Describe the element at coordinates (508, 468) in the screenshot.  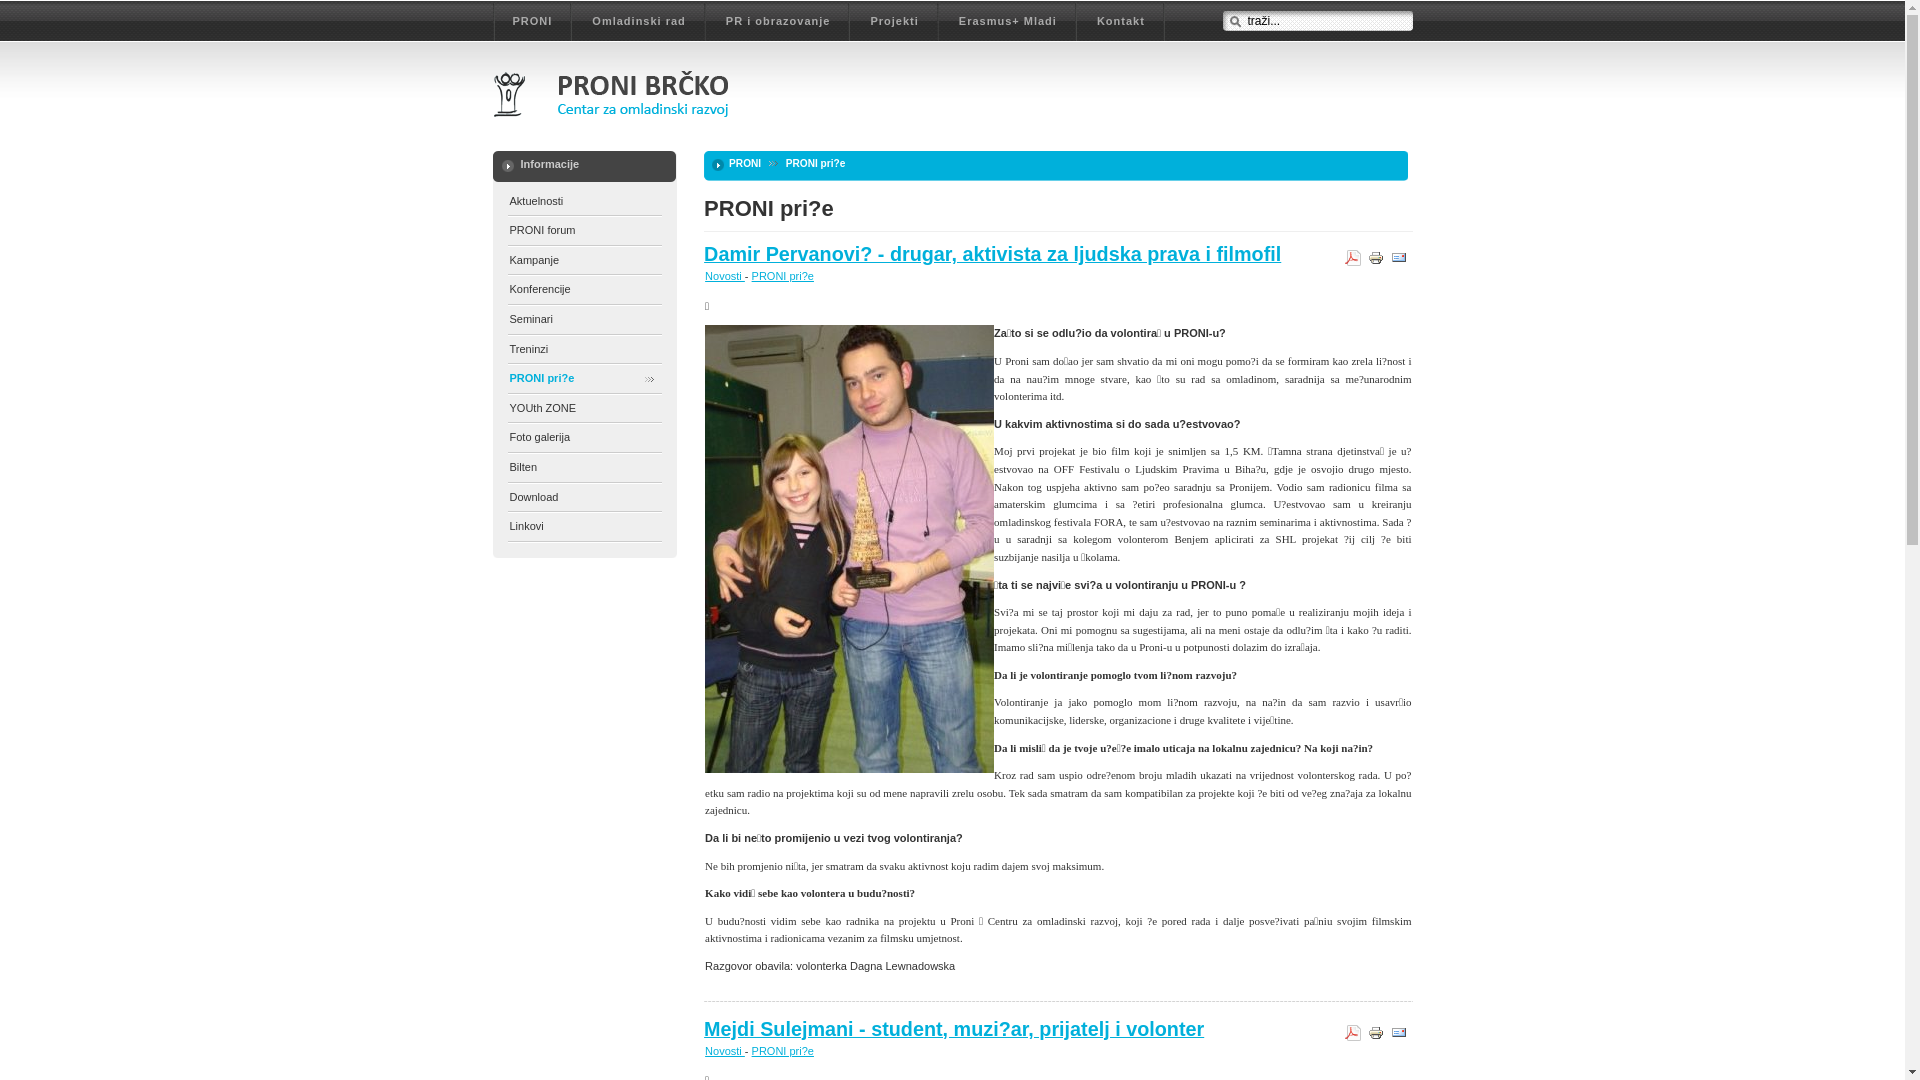
I see `'Bilten'` at that location.